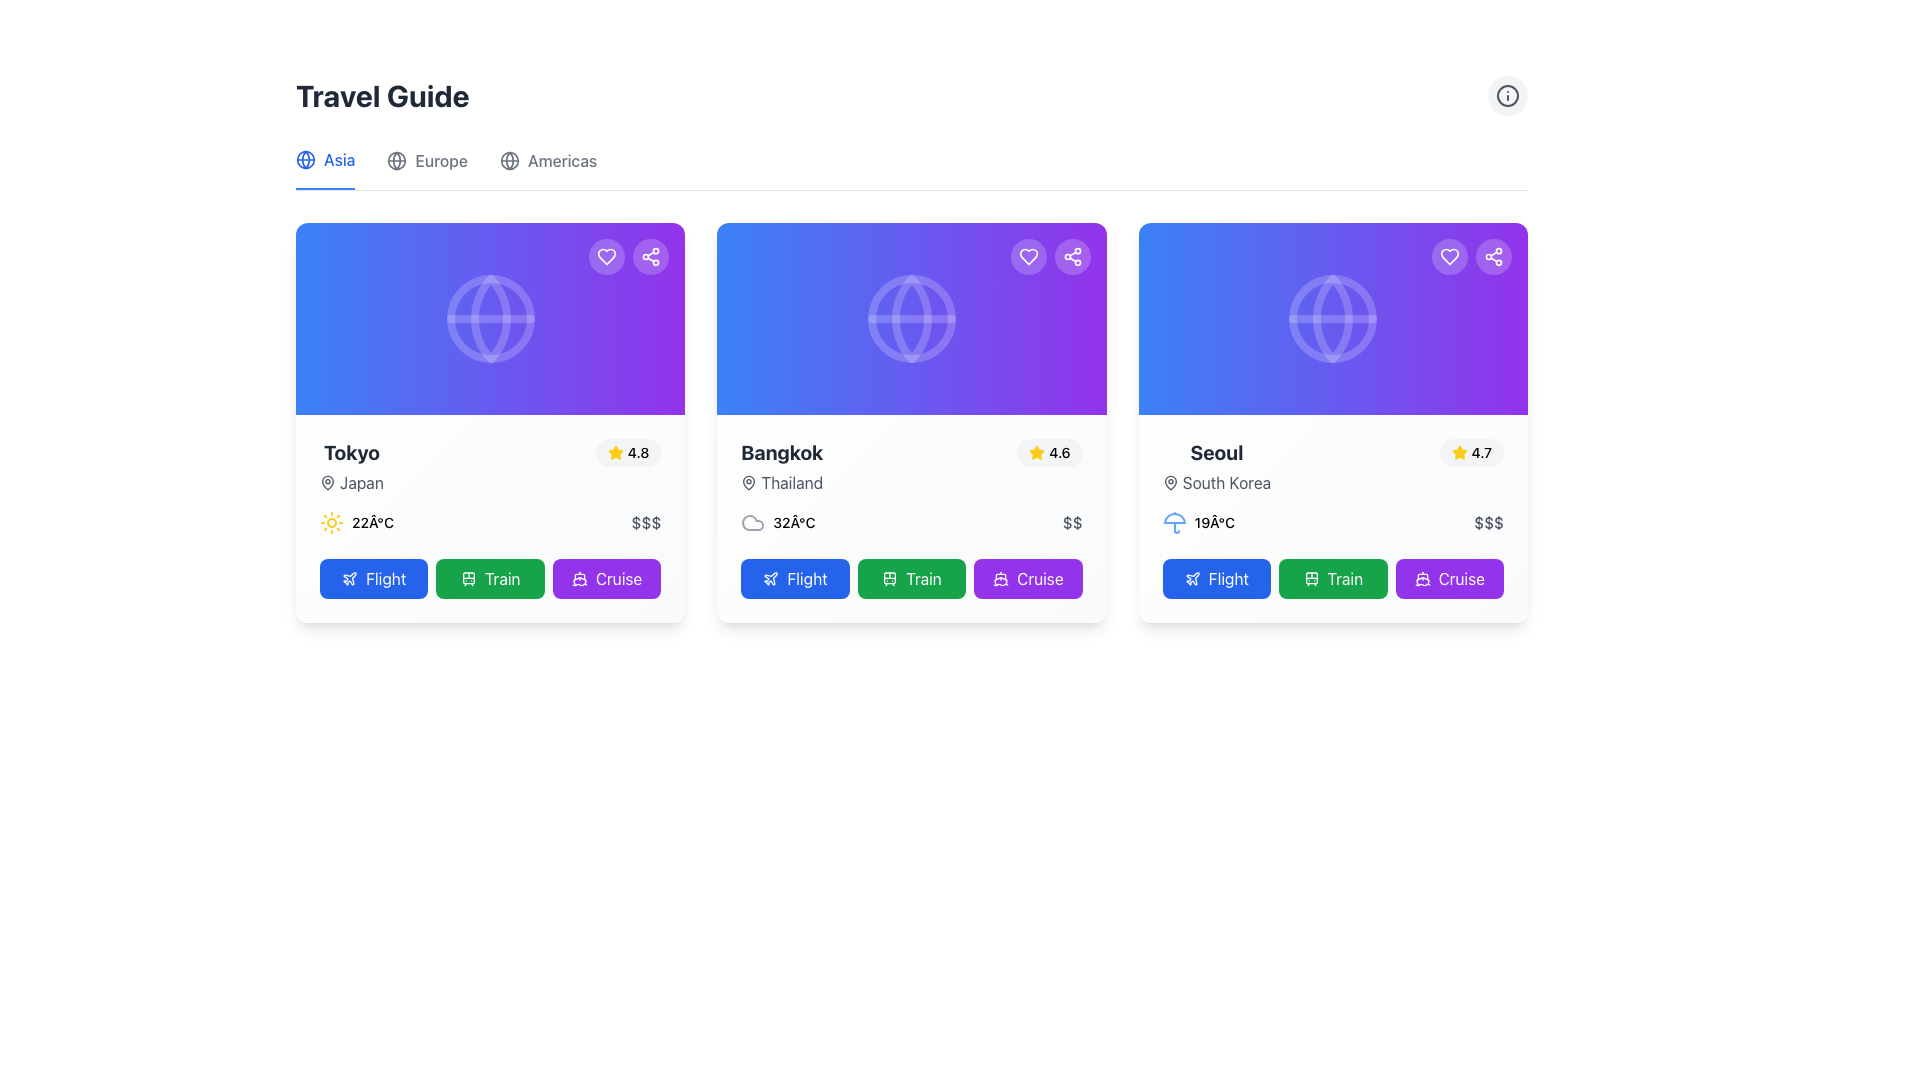 This screenshot has width=1920, height=1080. What do you see at coordinates (1049, 452) in the screenshot?
I see `the rating value displayed in the small rounded rectangular badge with a light gray background, featuring a yellow star icon and the numeric value '4.6' in black text, located at the top-right of the travel tile for 'Bangkok'` at bounding box center [1049, 452].